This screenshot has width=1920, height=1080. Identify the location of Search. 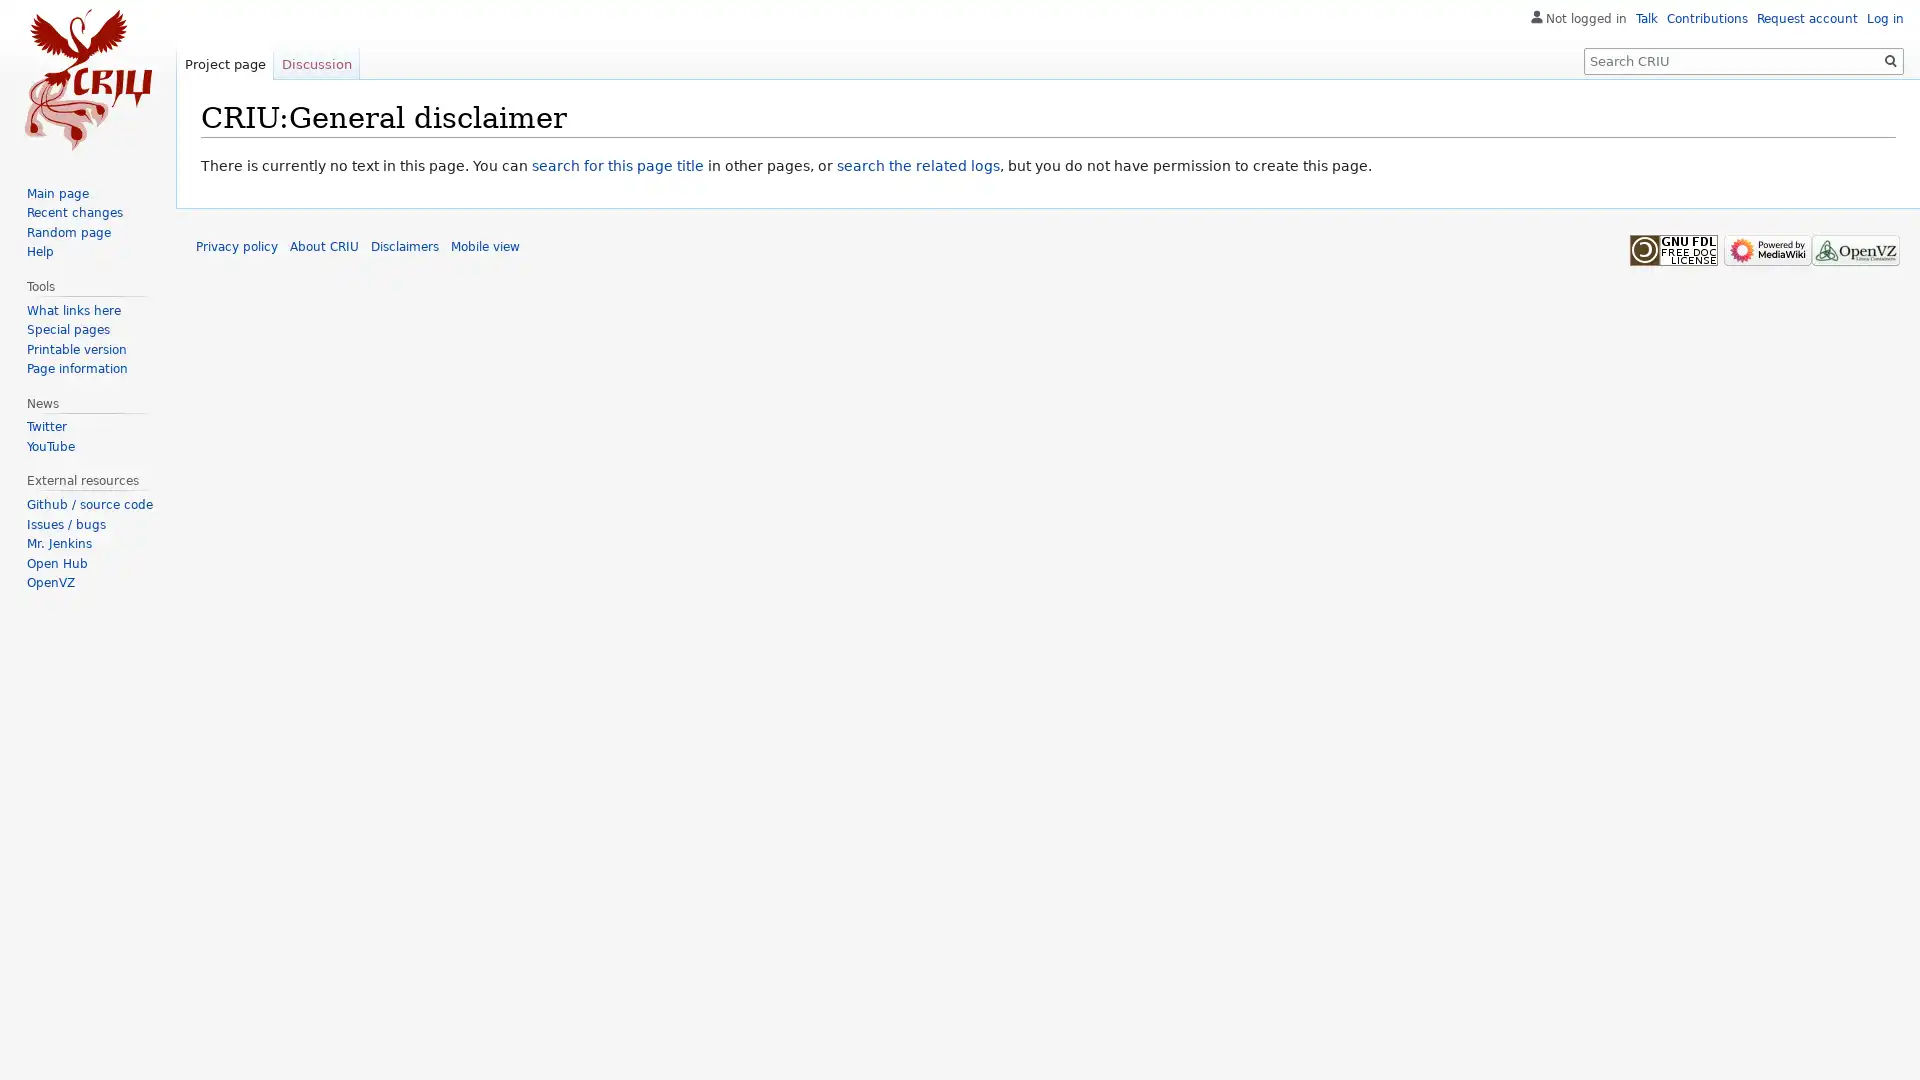
(1890, 60).